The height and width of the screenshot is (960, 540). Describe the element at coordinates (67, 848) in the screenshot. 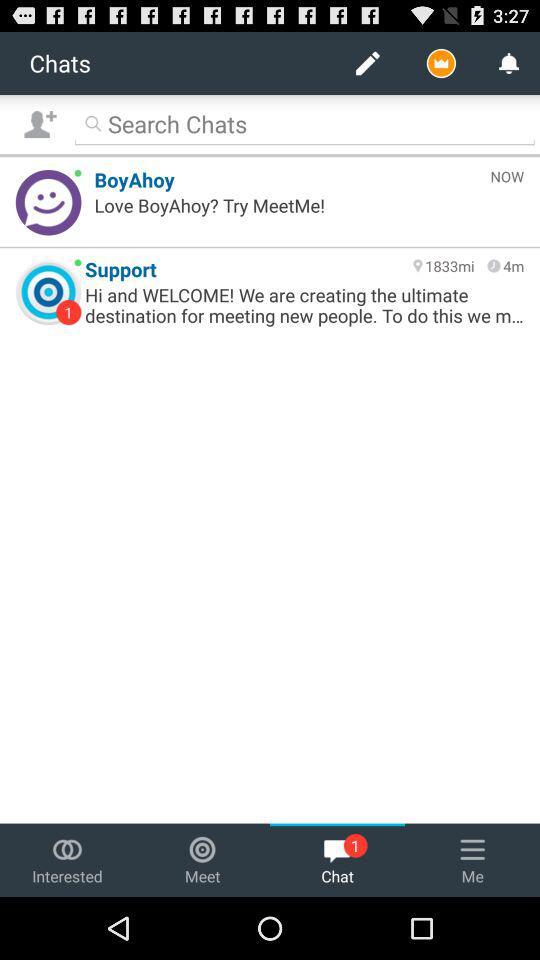

I see `the icon which is just above interested` at that location.